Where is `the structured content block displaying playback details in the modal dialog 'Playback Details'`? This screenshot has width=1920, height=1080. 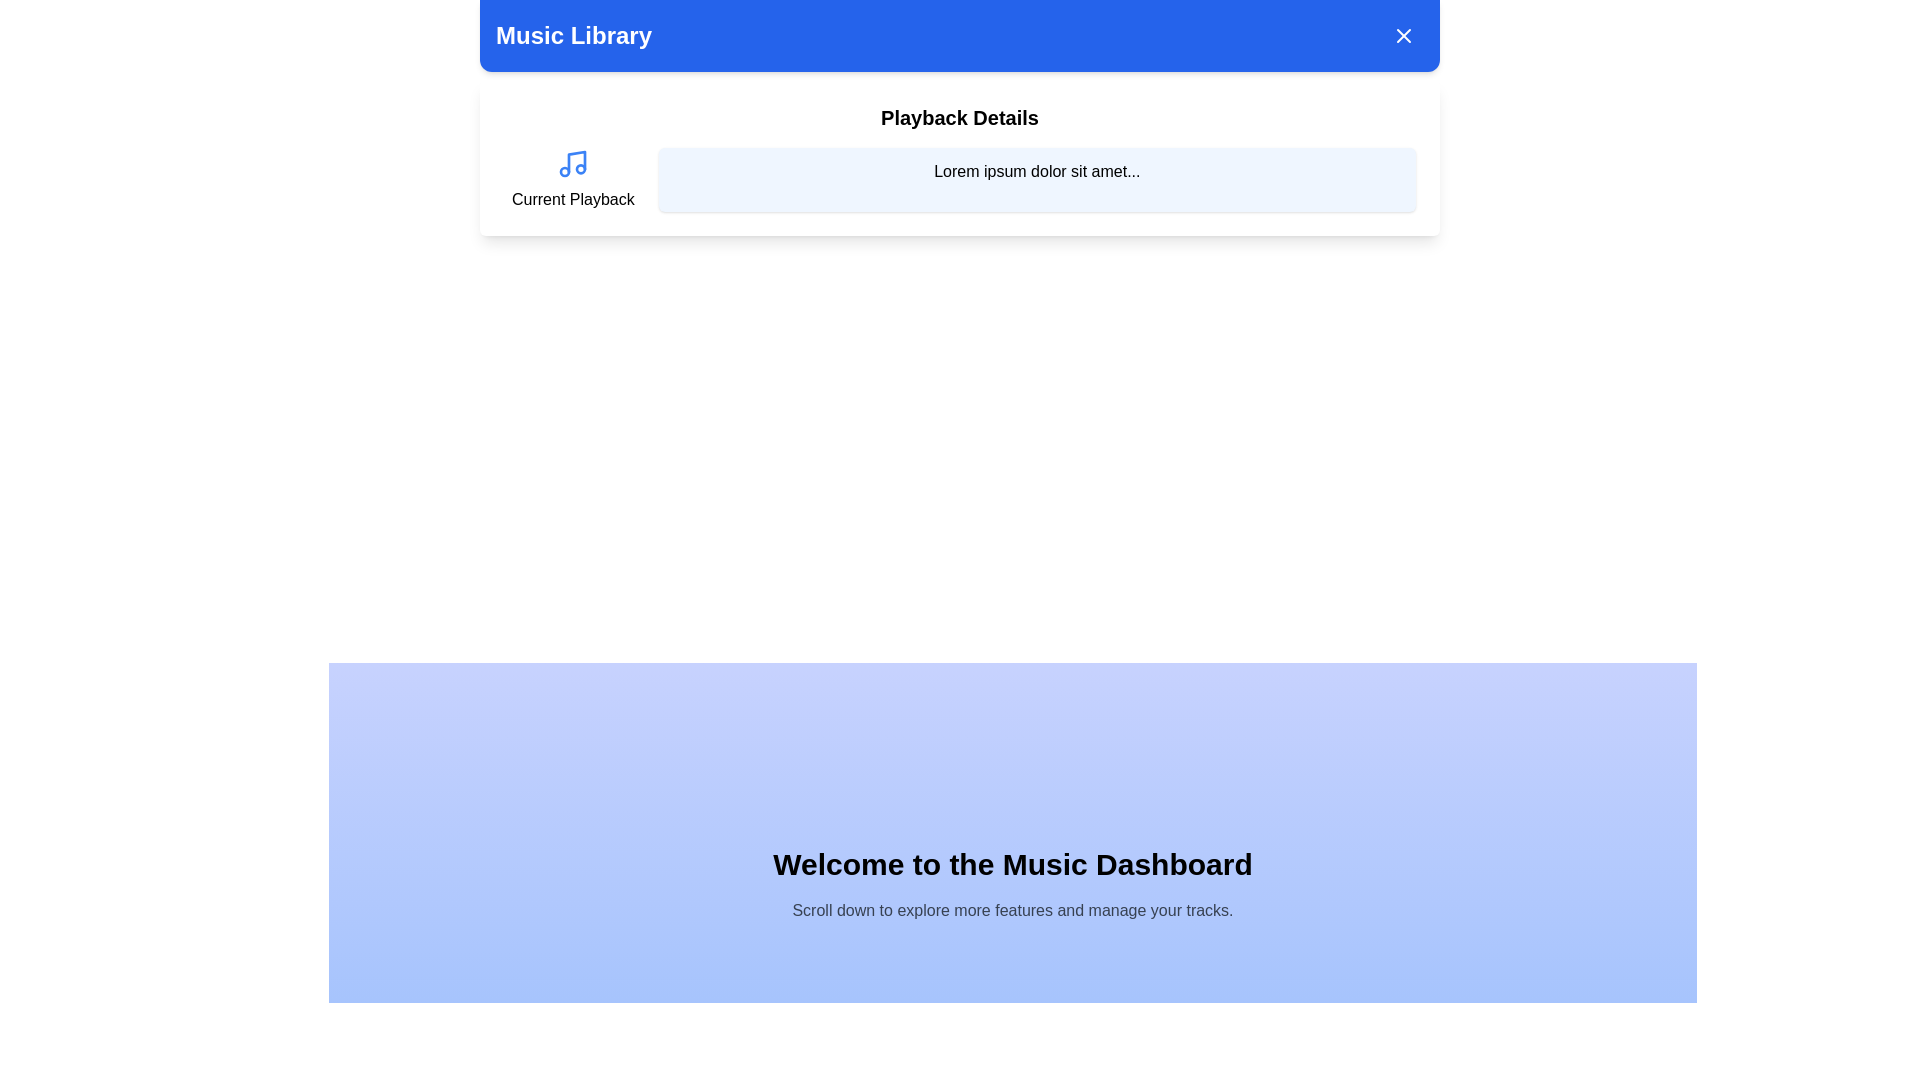 the structured content block displaying playback details in the modal dialog 'Playback Details' is located at coordinates (960, 180).